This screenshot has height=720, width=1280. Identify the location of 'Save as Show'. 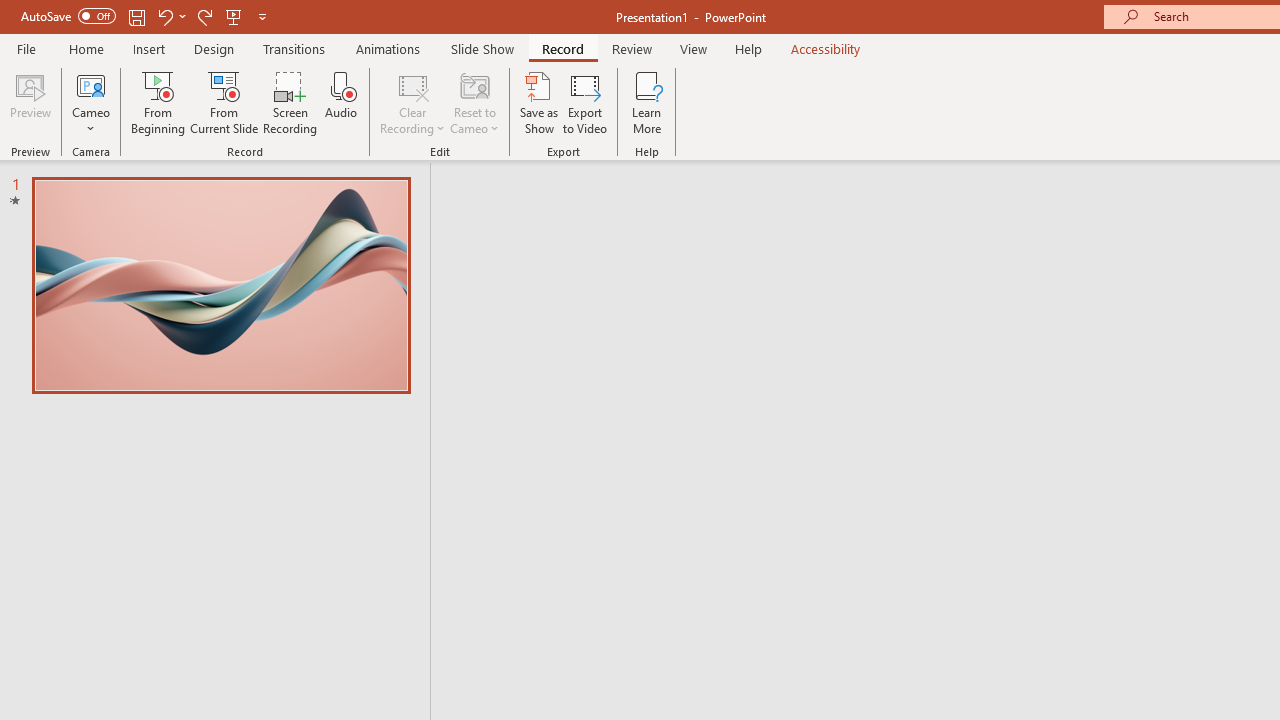
(539, 103).